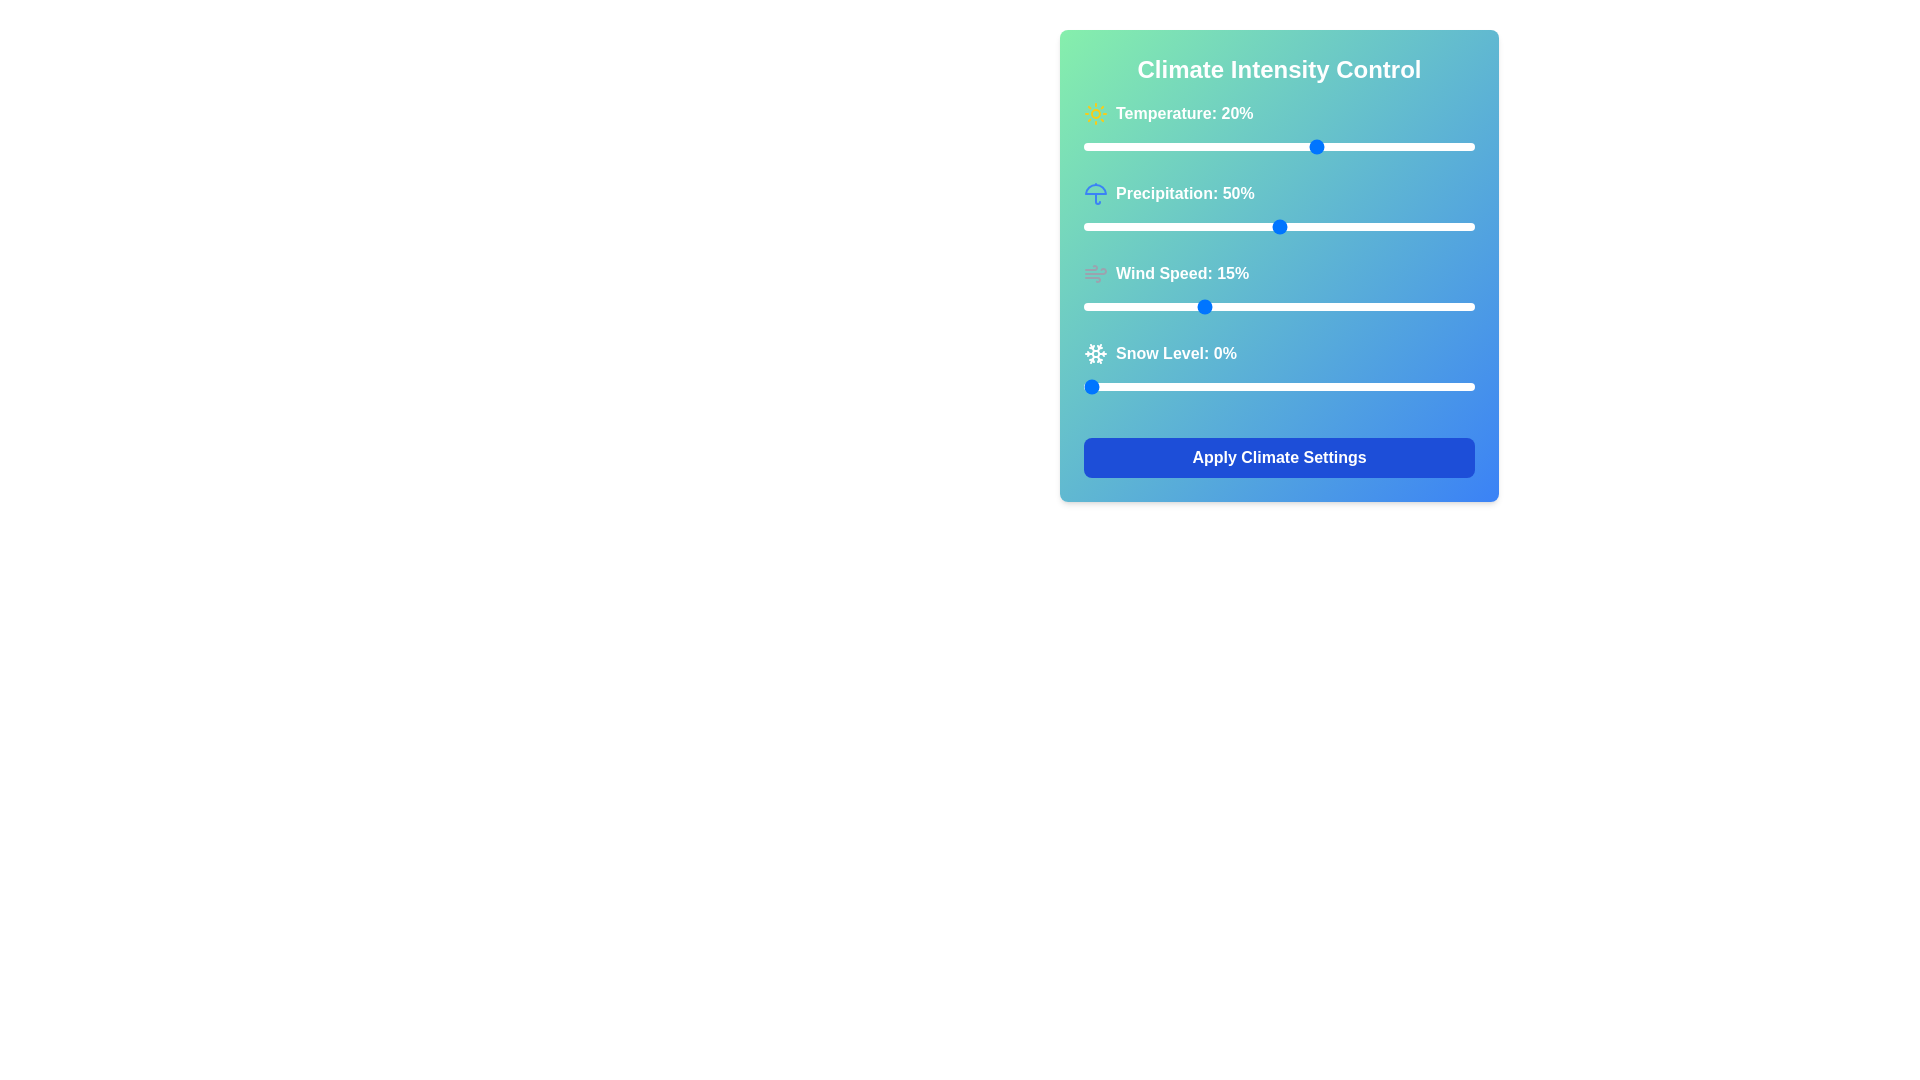  Describe the element at coordinates (1278, 458) in the screenshot. I see `the button located at the bottom of the 'Climate Intensity Control' card, which confirms selected climate-related settings` at that location.